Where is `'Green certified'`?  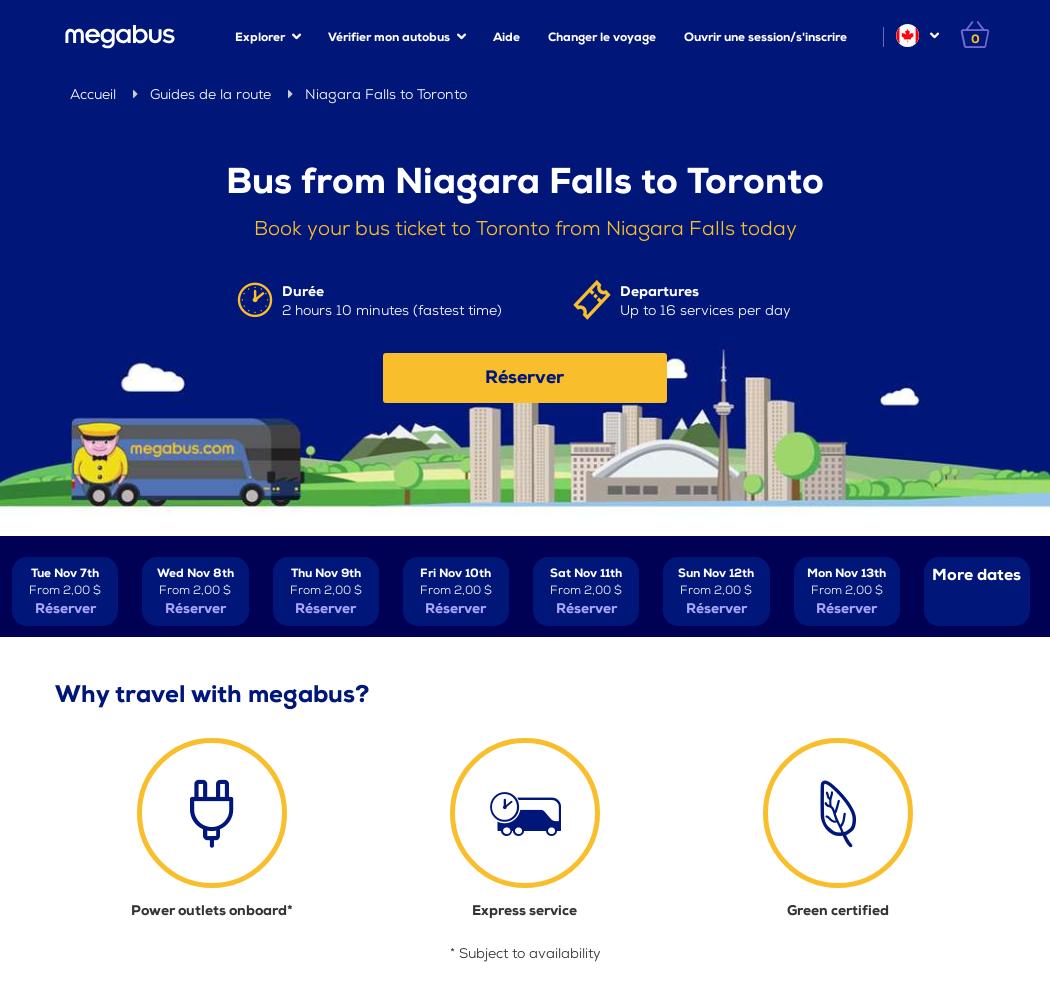 'Green certified' is located at coordinates (836, 909).